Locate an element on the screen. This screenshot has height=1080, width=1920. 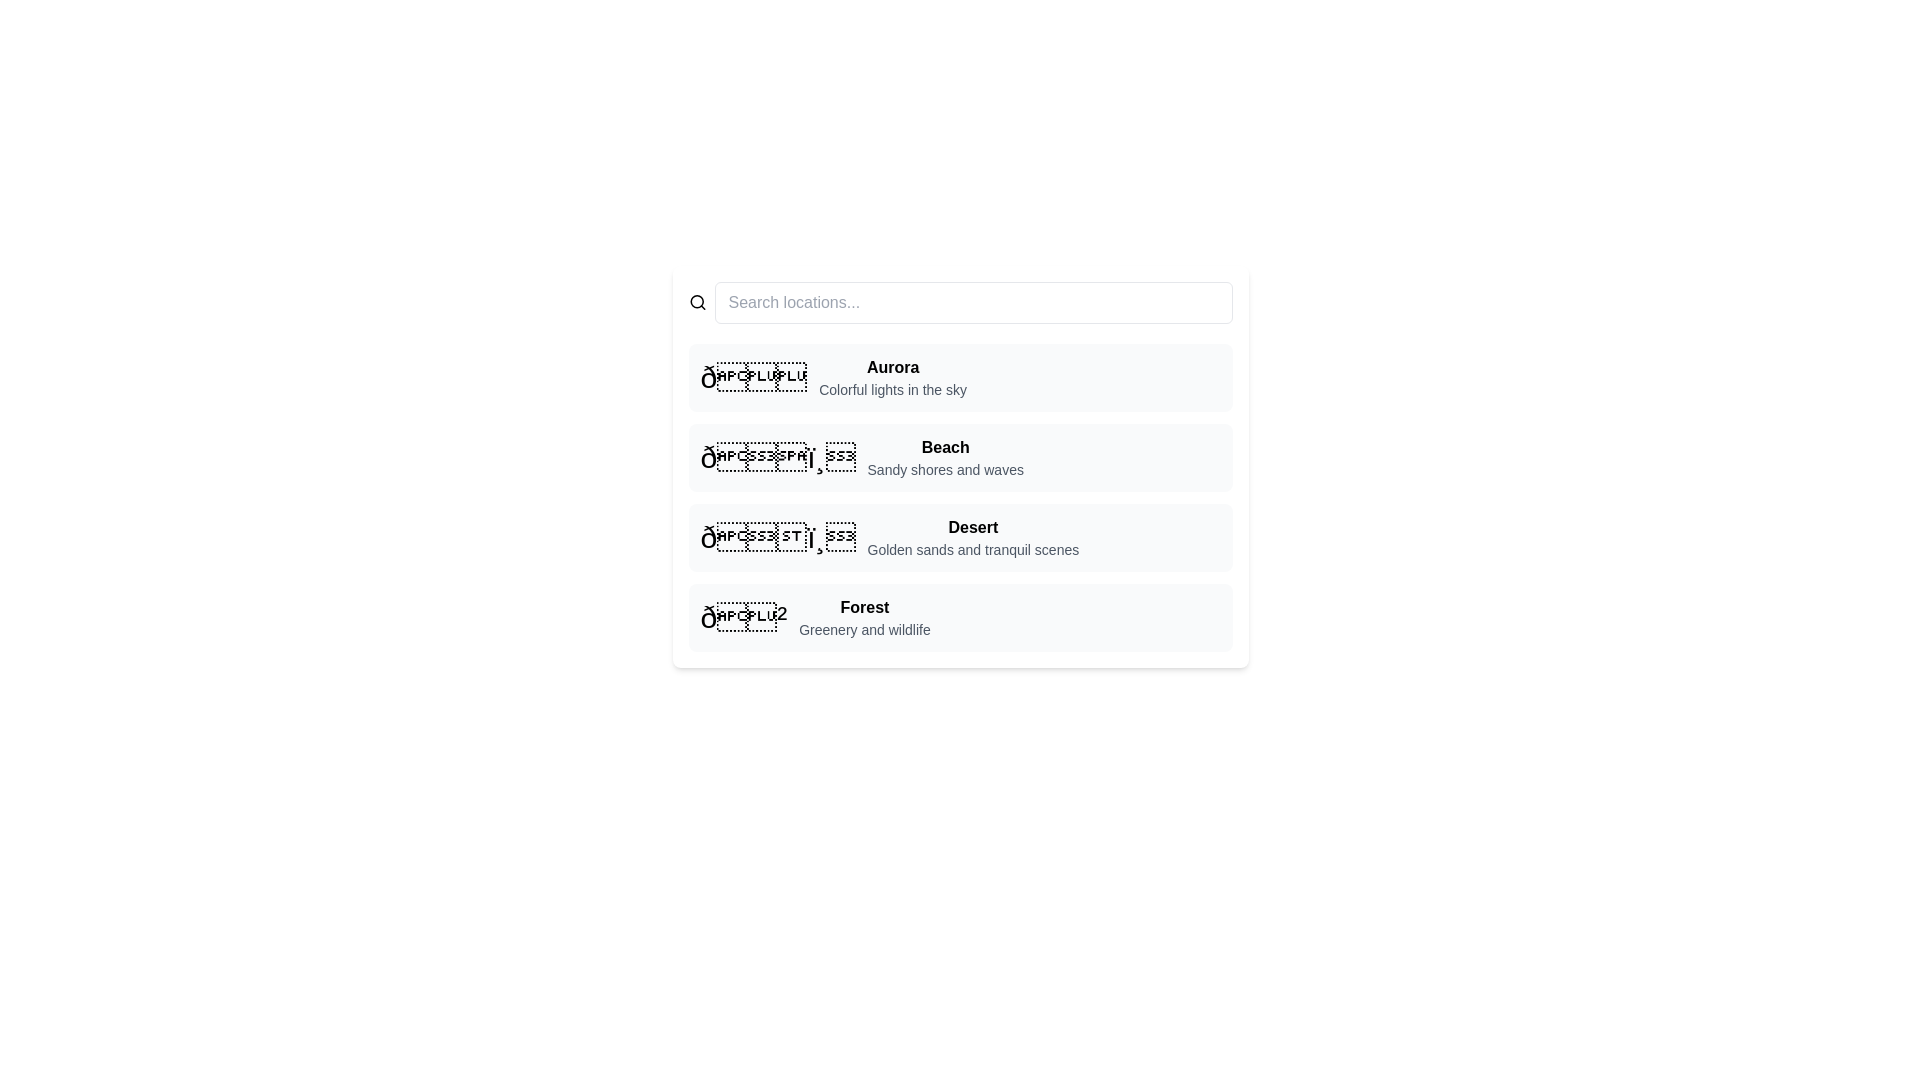
the selectable list item labeled 'Aurora' which features an emoji of the northern lights, a bold title, and a descriptive subtitle is located at coordinates (960, 378).